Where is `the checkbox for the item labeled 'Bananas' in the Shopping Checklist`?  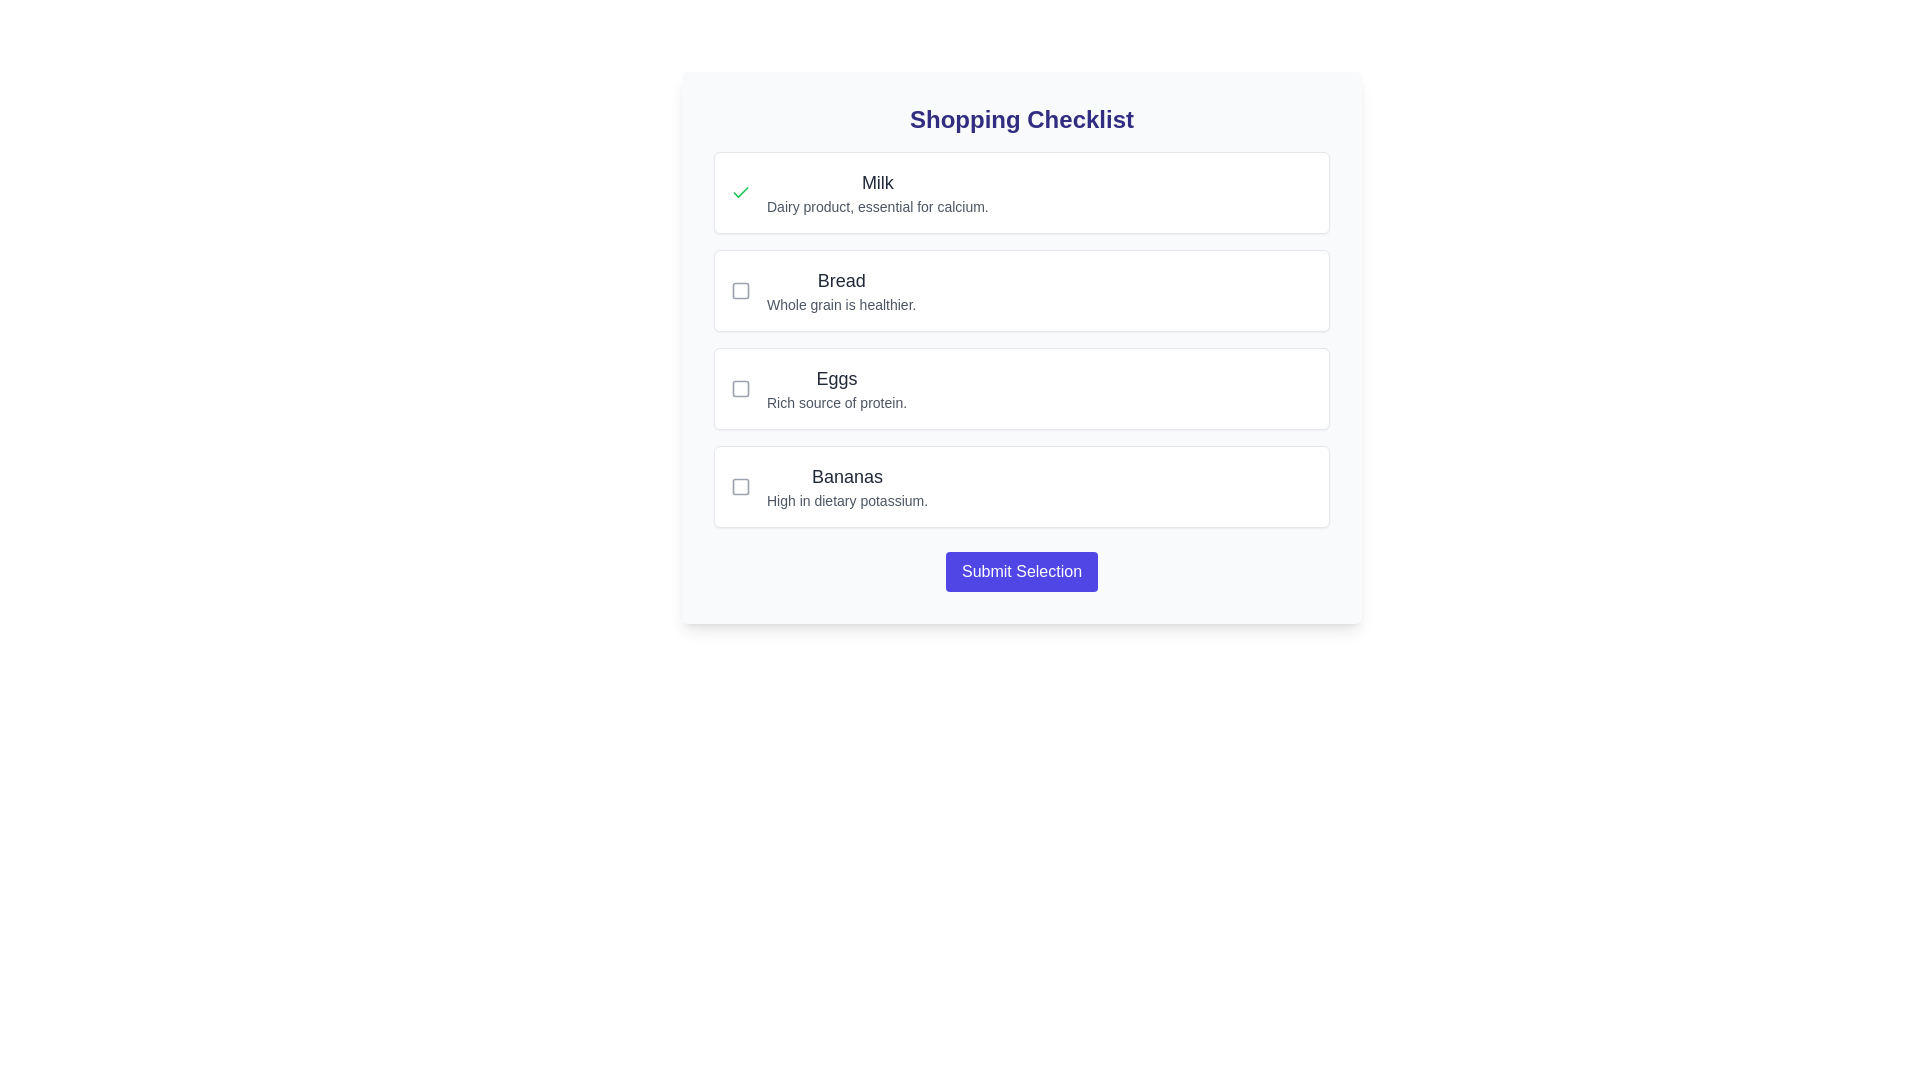 the checkbox for the item labeled 'Bananas' in the Shopping Checklist is located at coordinates (1022, 486).